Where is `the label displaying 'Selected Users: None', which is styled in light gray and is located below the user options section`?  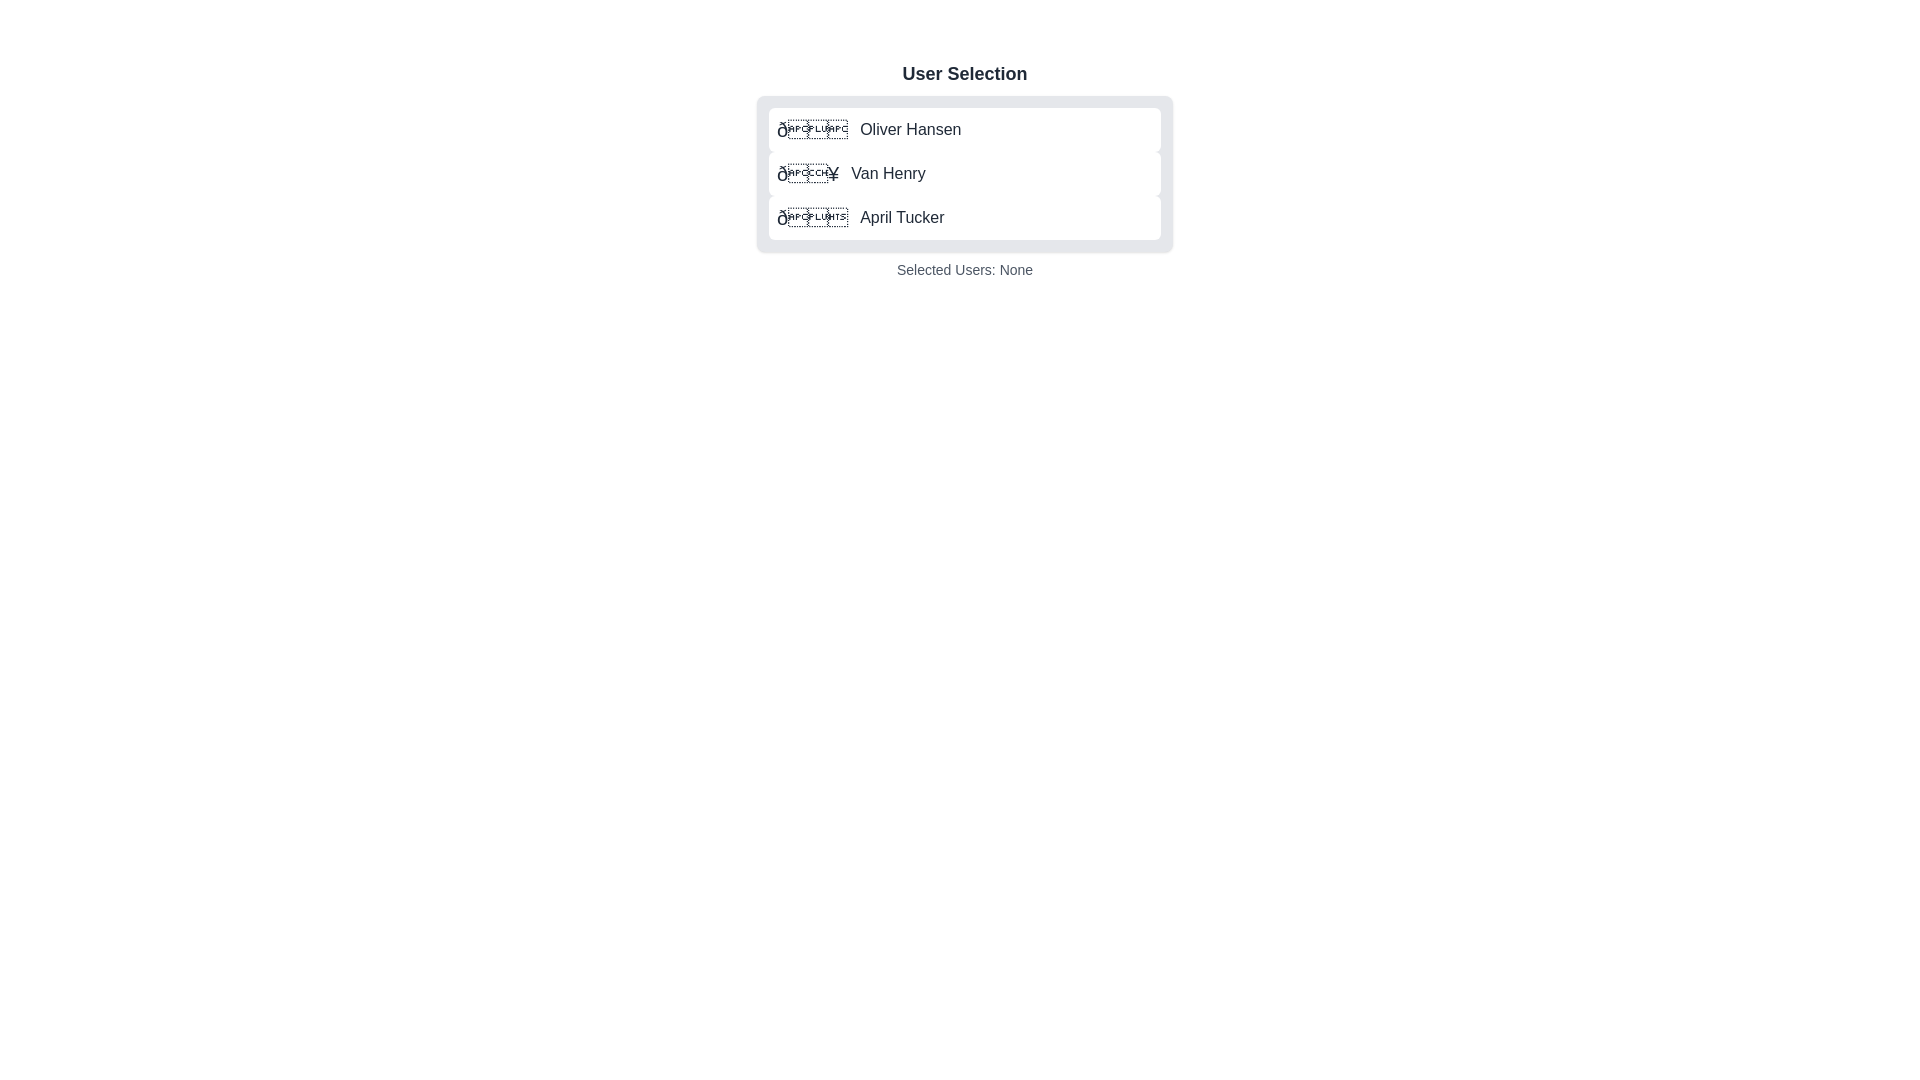
the label displaying 'Selected Users: None', which is styled in light gray and is located below the user options section is located at coordinates (964, 270).